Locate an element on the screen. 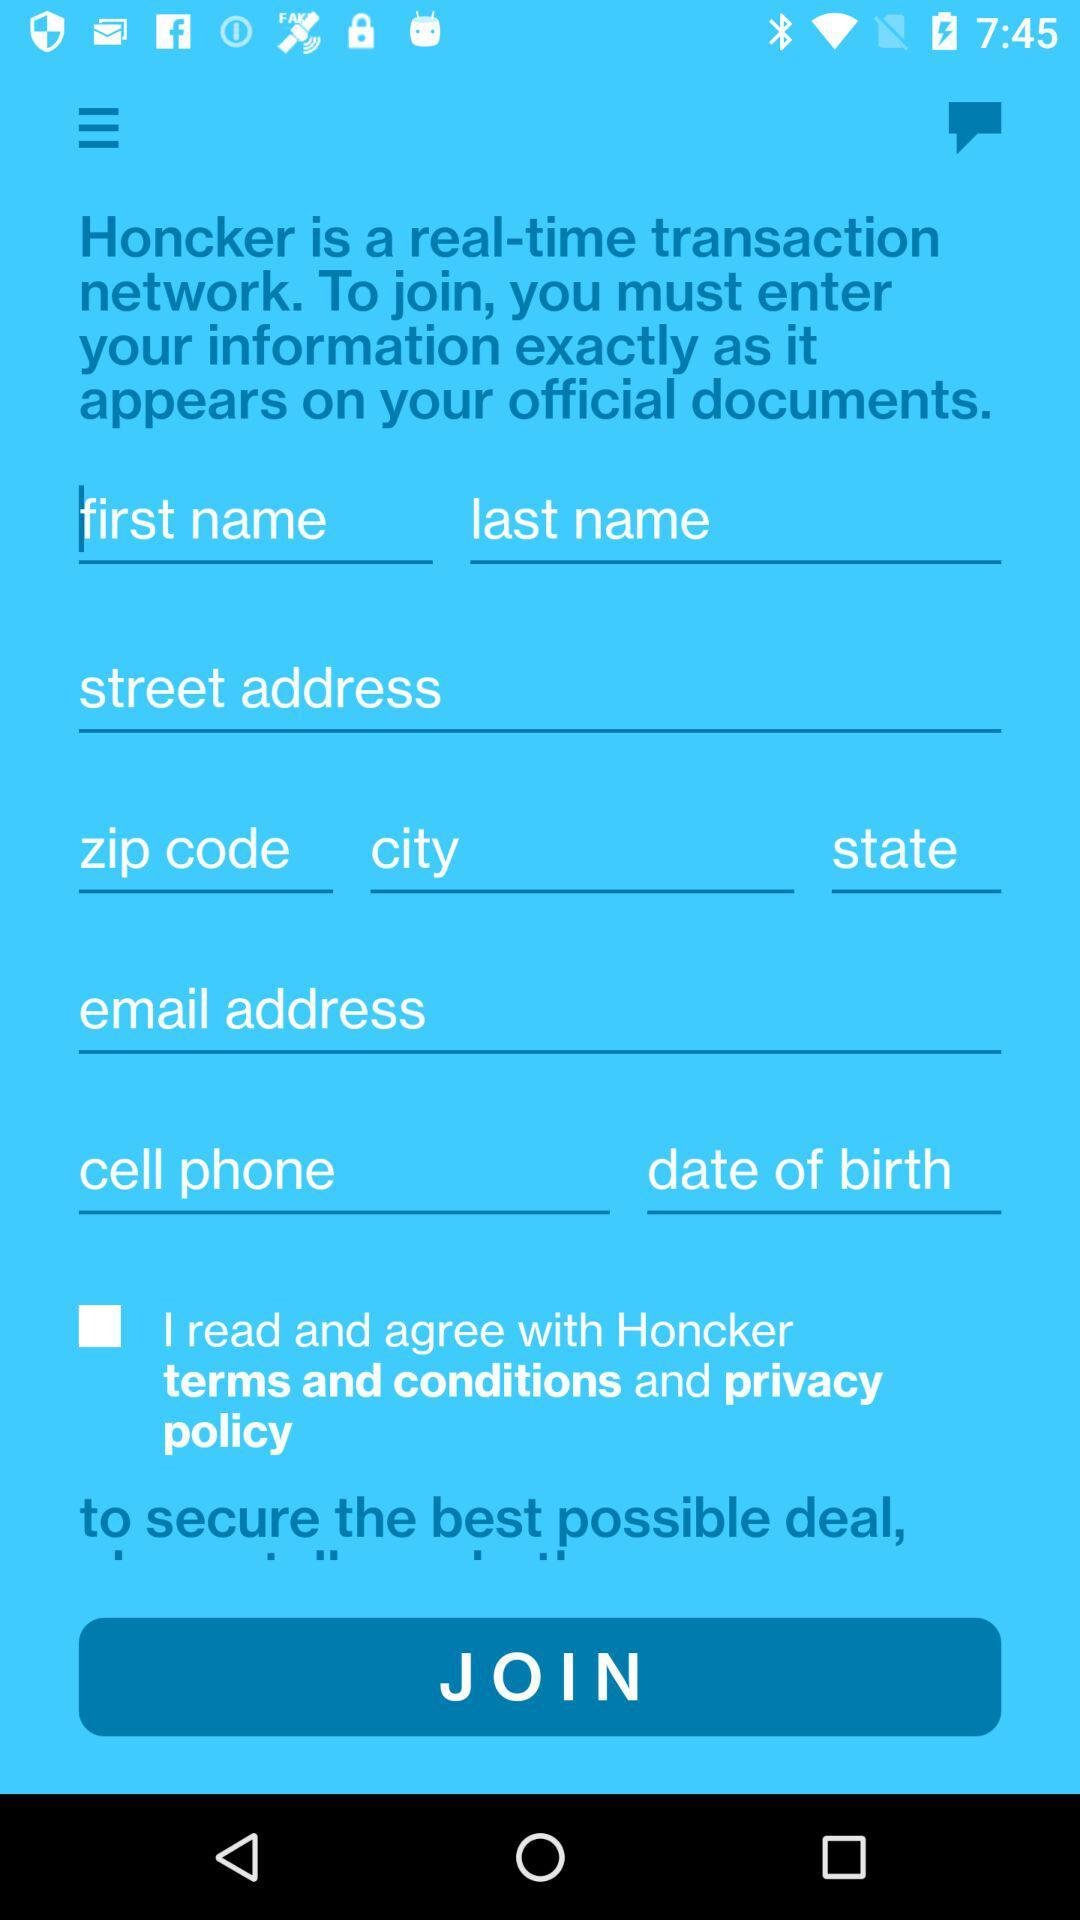  email address is located at coordinates (540, 1008).